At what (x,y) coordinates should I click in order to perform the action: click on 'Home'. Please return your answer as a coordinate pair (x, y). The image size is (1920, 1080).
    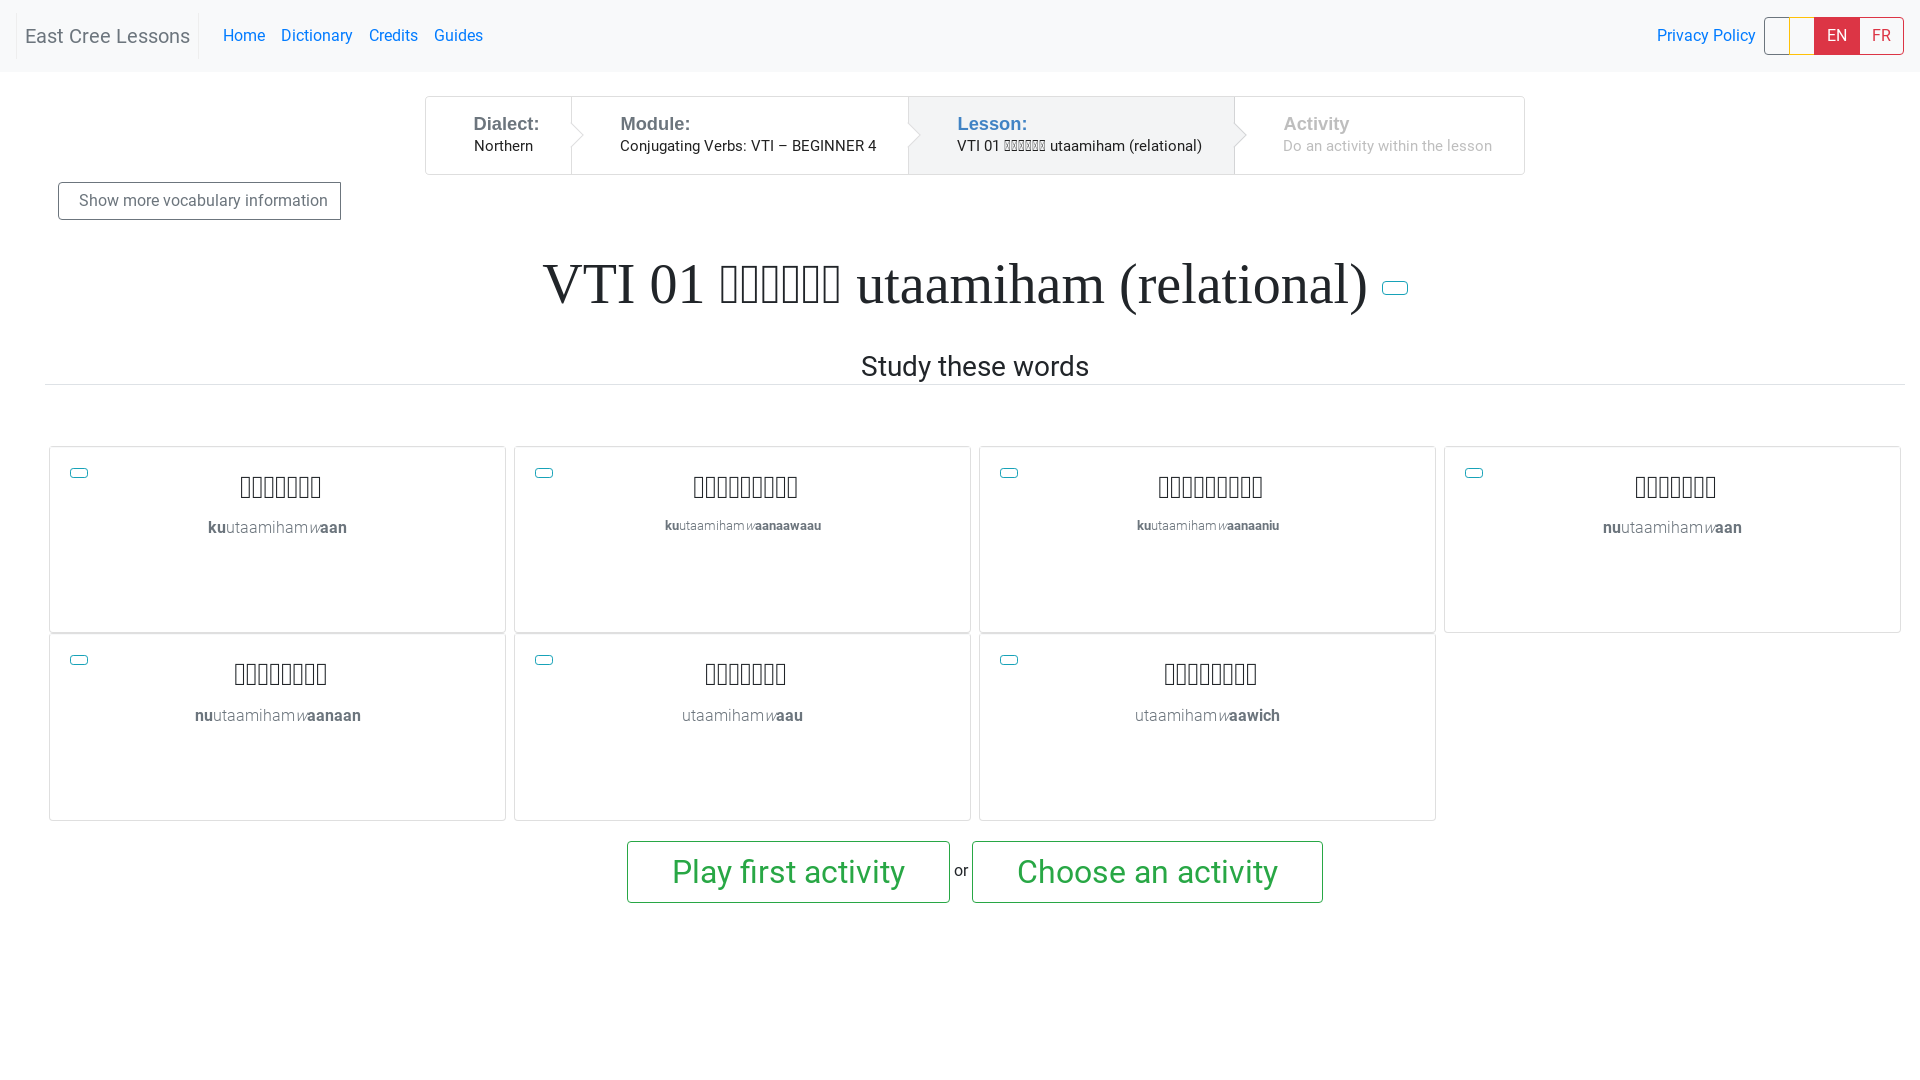
    Looking at the image, I should click on (243, 35).